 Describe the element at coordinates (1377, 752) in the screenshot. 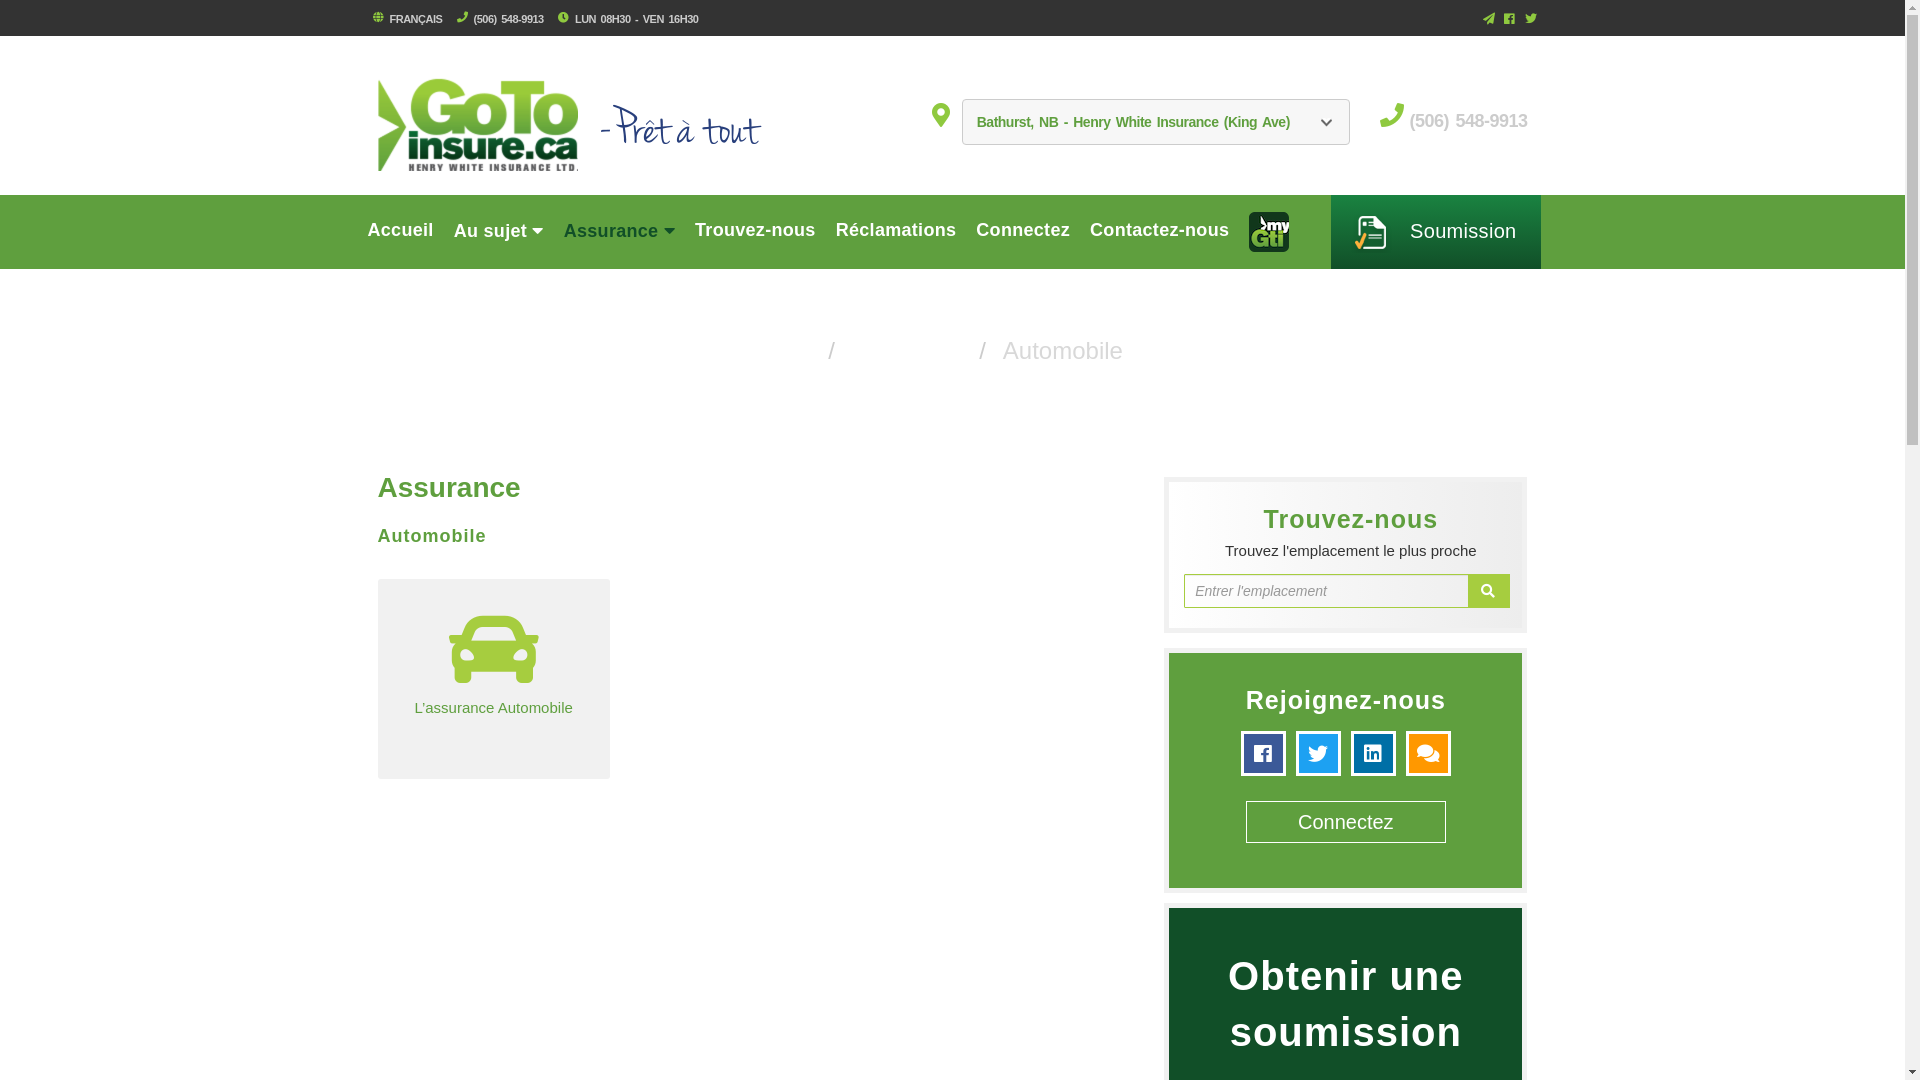

I see `'linkedin'` at that location.